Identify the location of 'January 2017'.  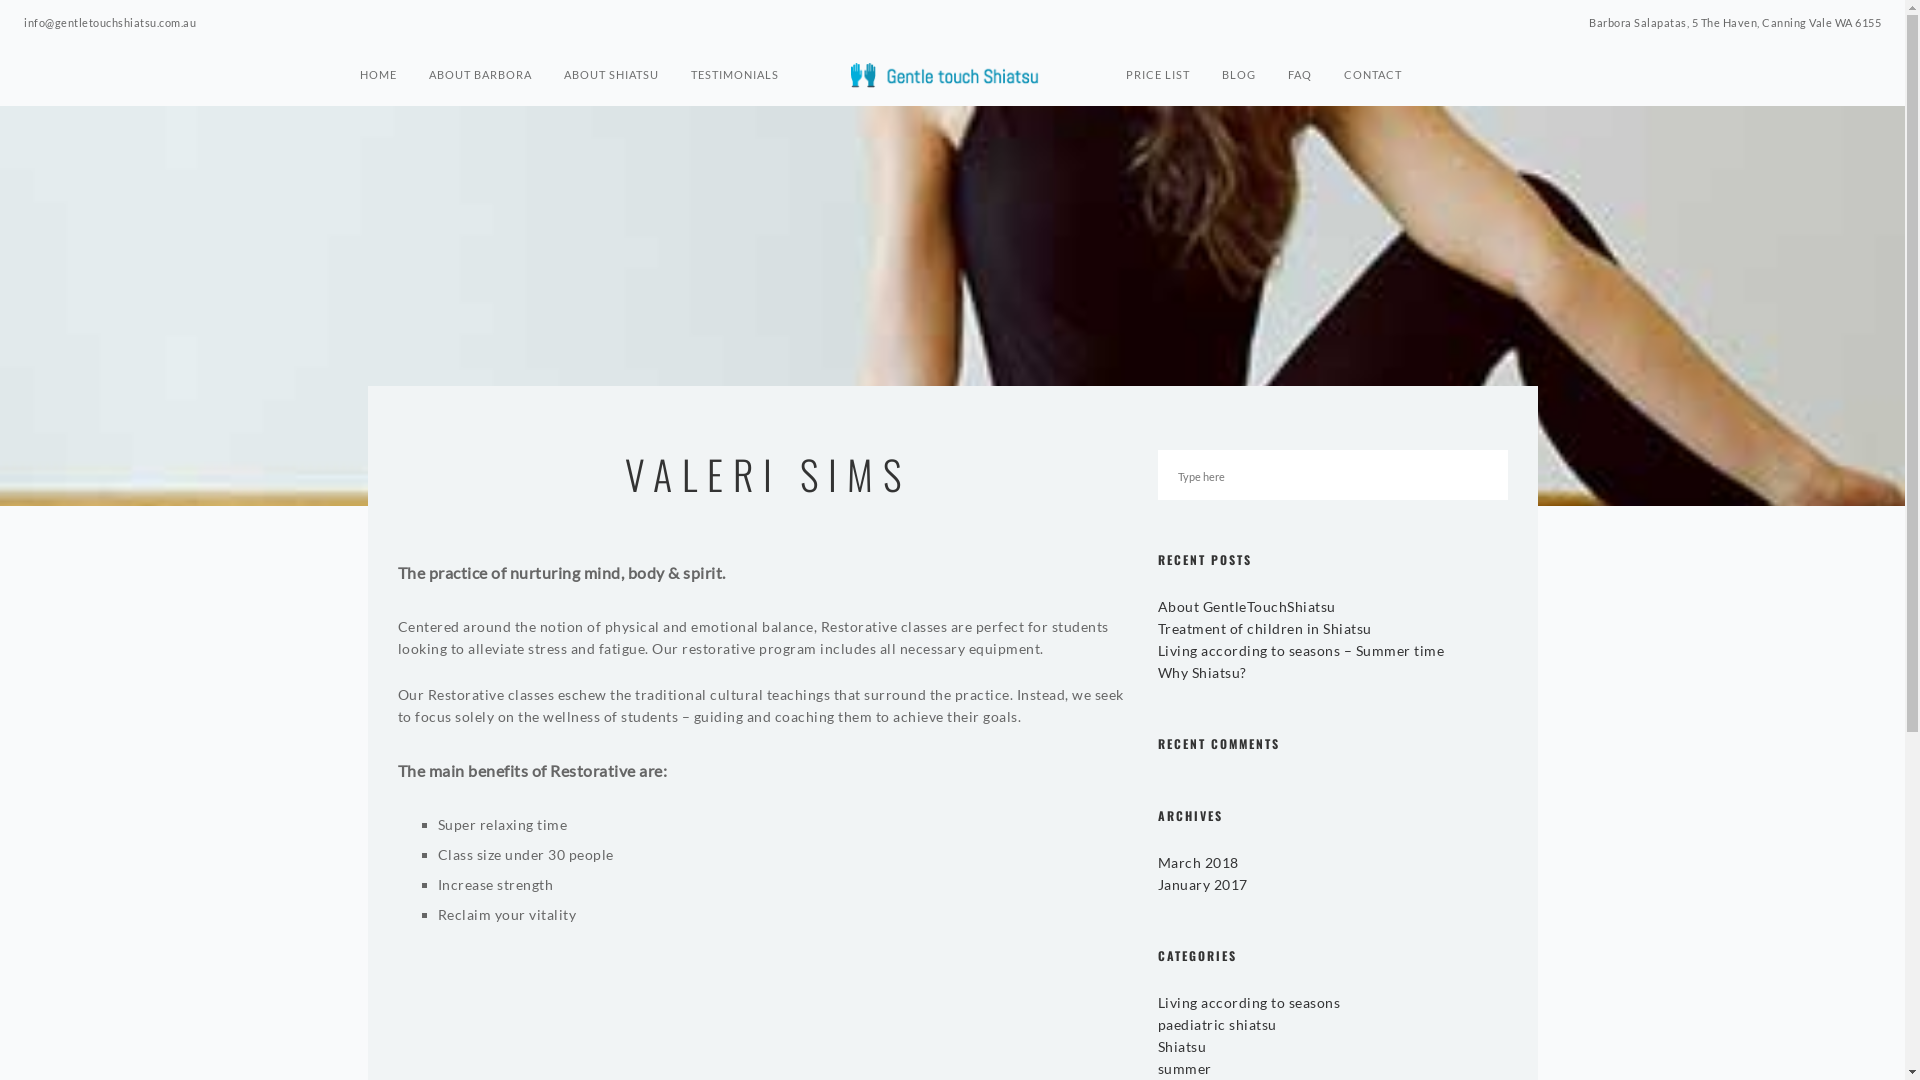
(1202, 883).